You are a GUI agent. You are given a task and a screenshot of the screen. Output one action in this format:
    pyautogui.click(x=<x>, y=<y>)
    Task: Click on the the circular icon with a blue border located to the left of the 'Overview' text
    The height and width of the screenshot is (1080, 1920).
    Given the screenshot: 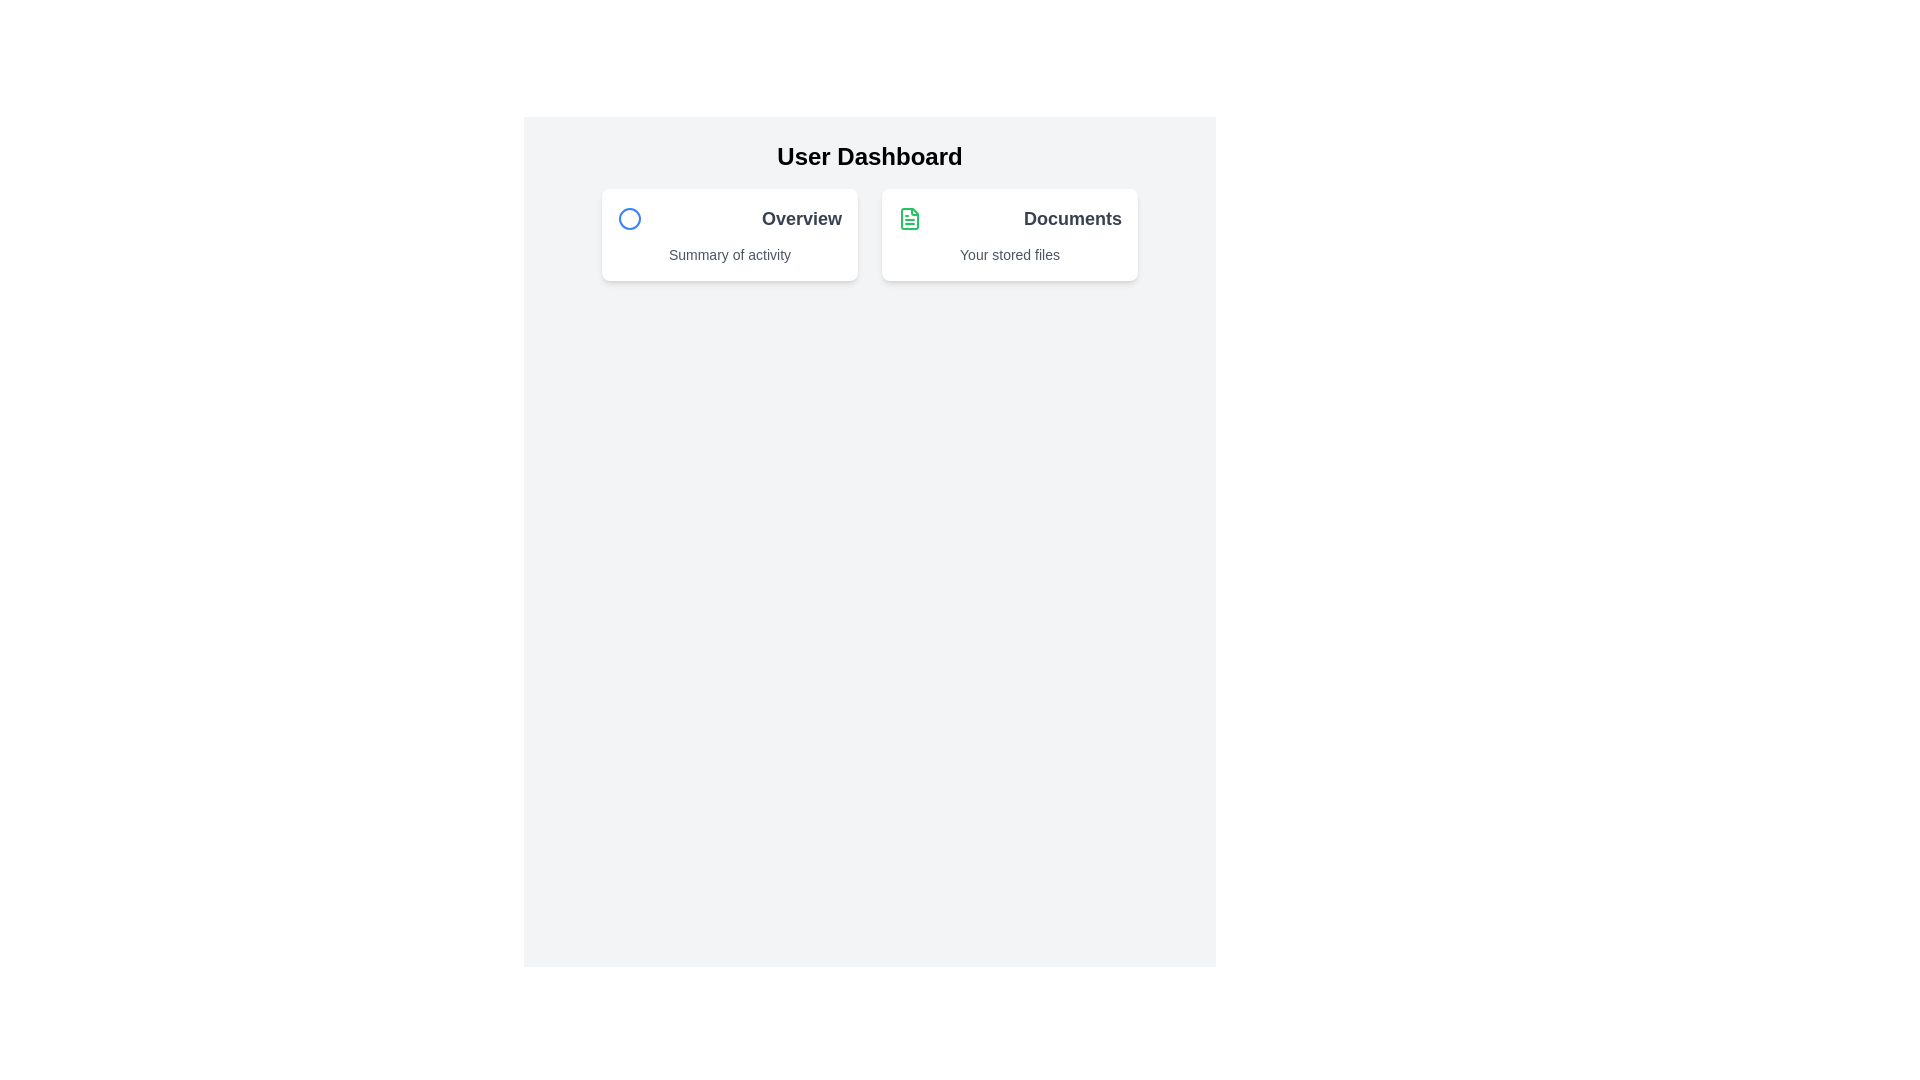 What is the action you would take?
    pyautogui.click(x=628, y=219)
    